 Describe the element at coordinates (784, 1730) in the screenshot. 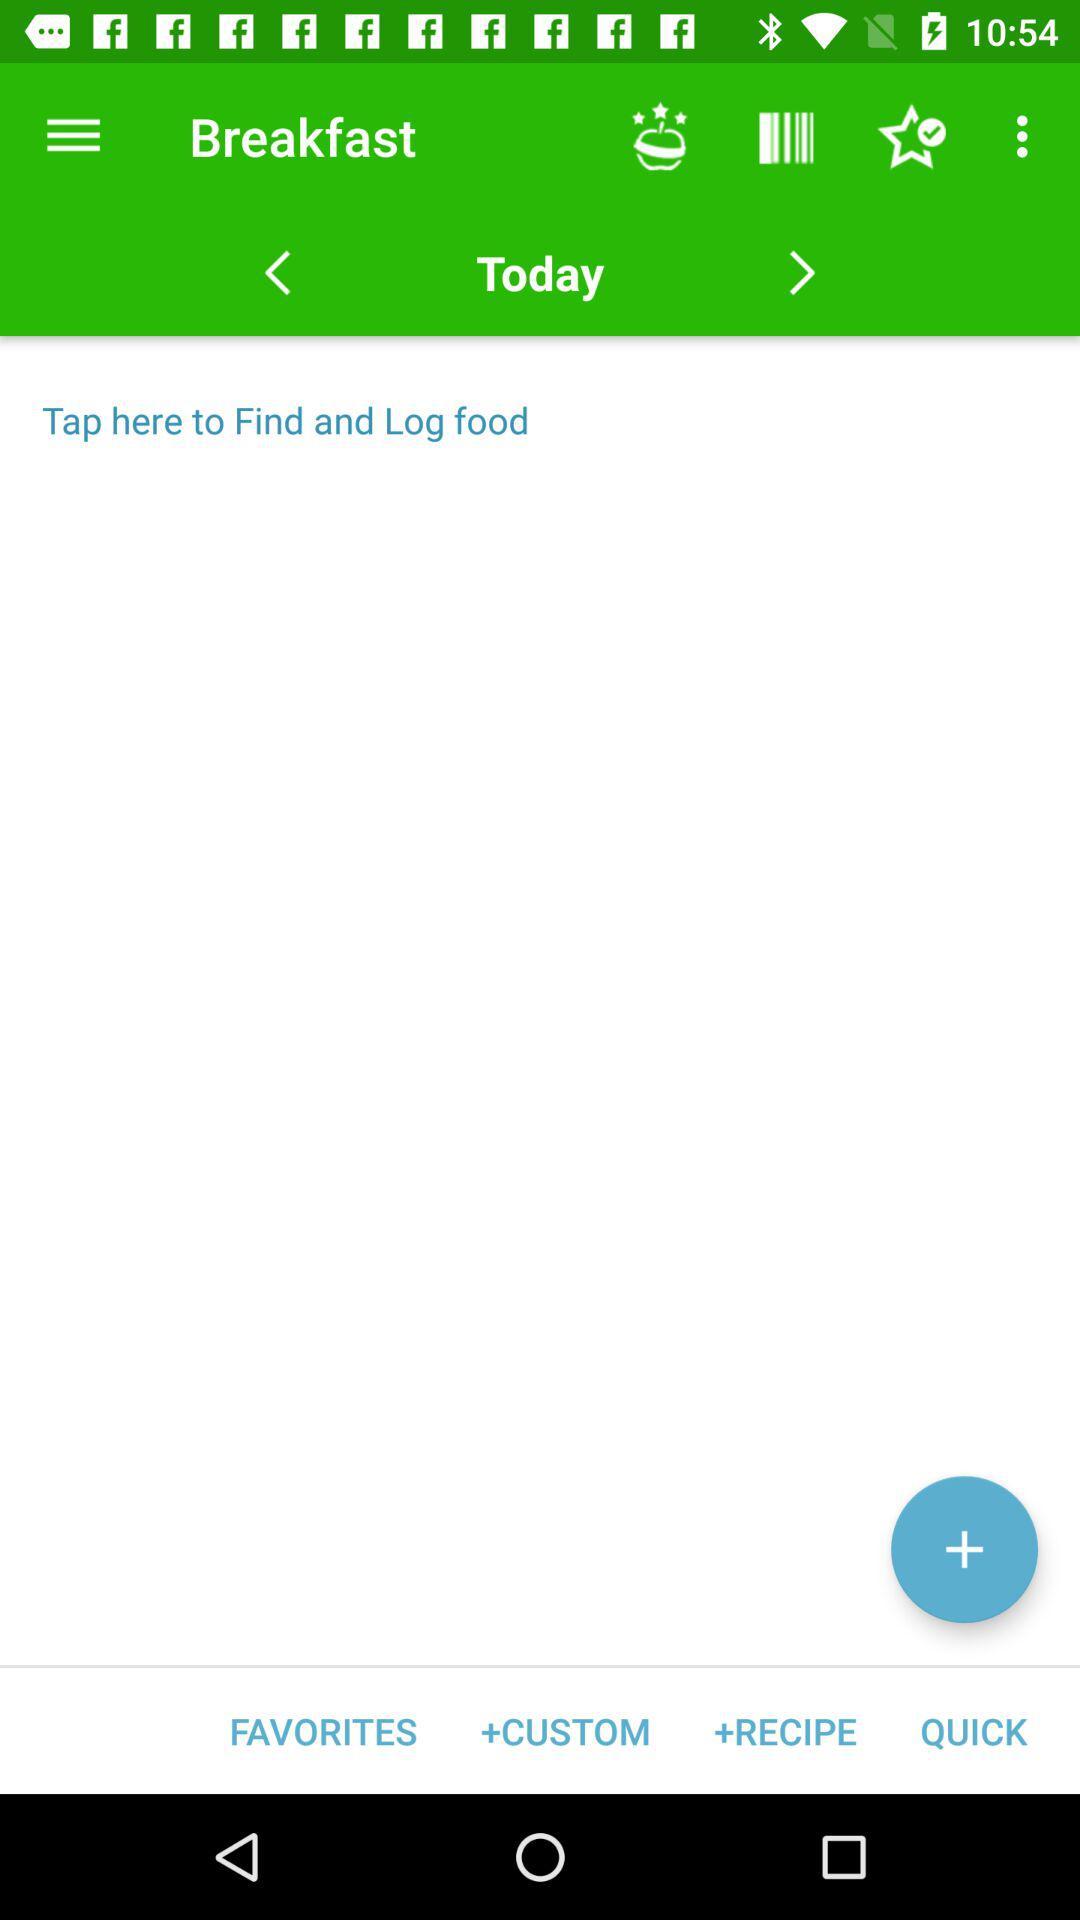

I see `icon to the left of quick icon` at that location.